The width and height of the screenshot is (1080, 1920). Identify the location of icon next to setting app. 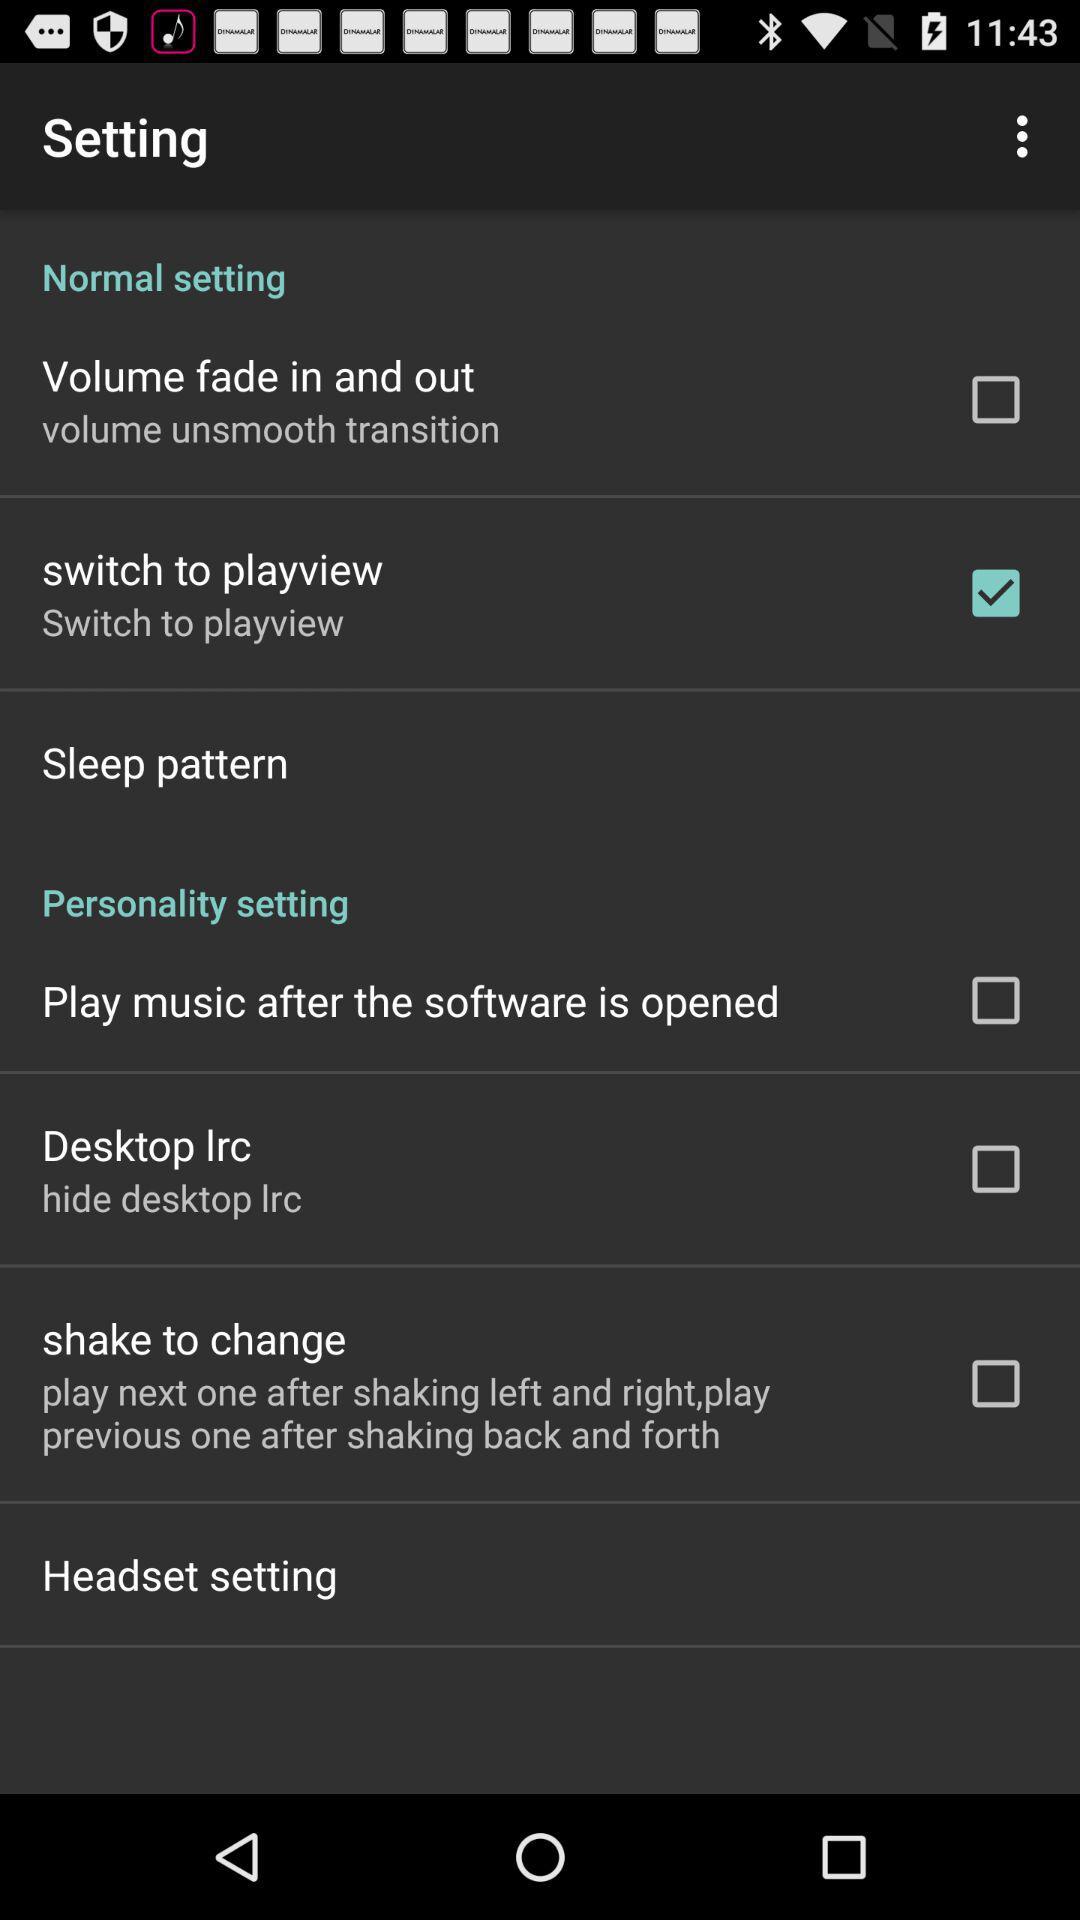
(1027, 135).